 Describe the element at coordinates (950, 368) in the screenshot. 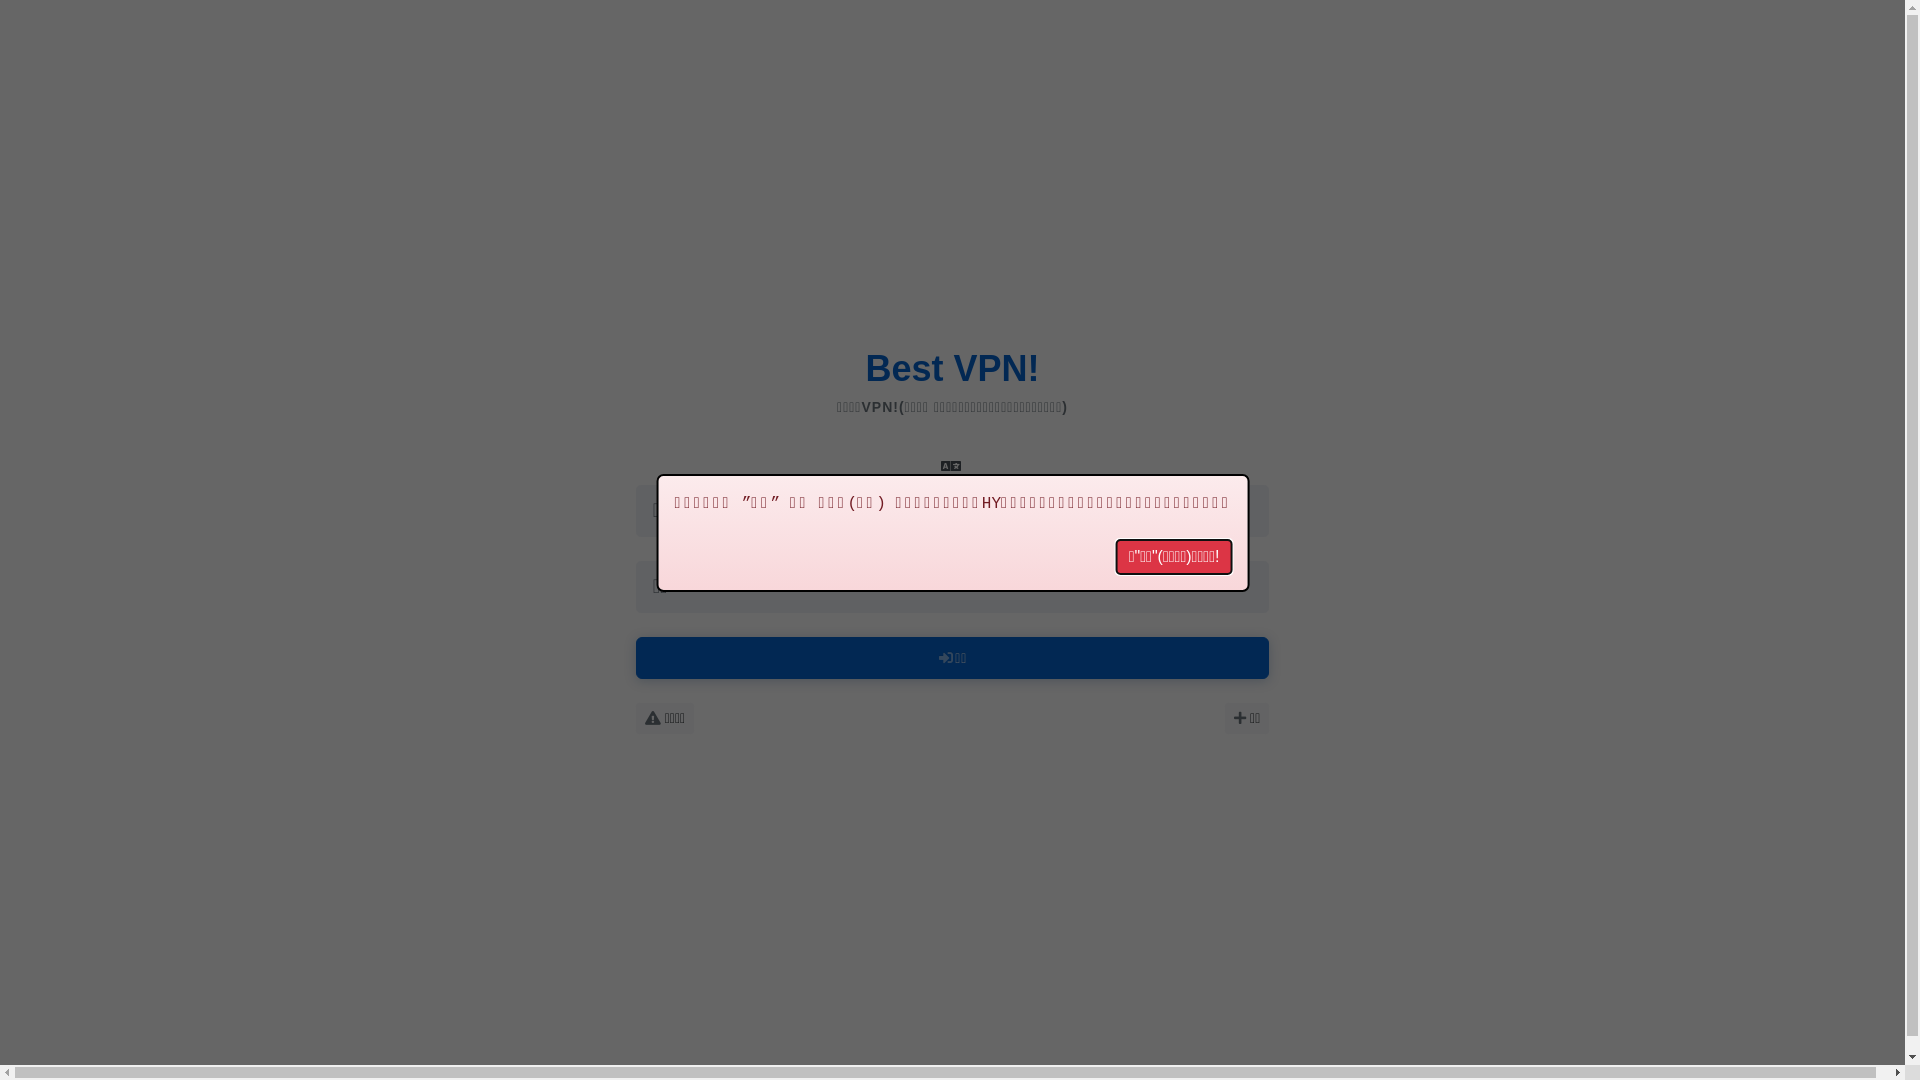

I see `'Best VPN!'` at that location.